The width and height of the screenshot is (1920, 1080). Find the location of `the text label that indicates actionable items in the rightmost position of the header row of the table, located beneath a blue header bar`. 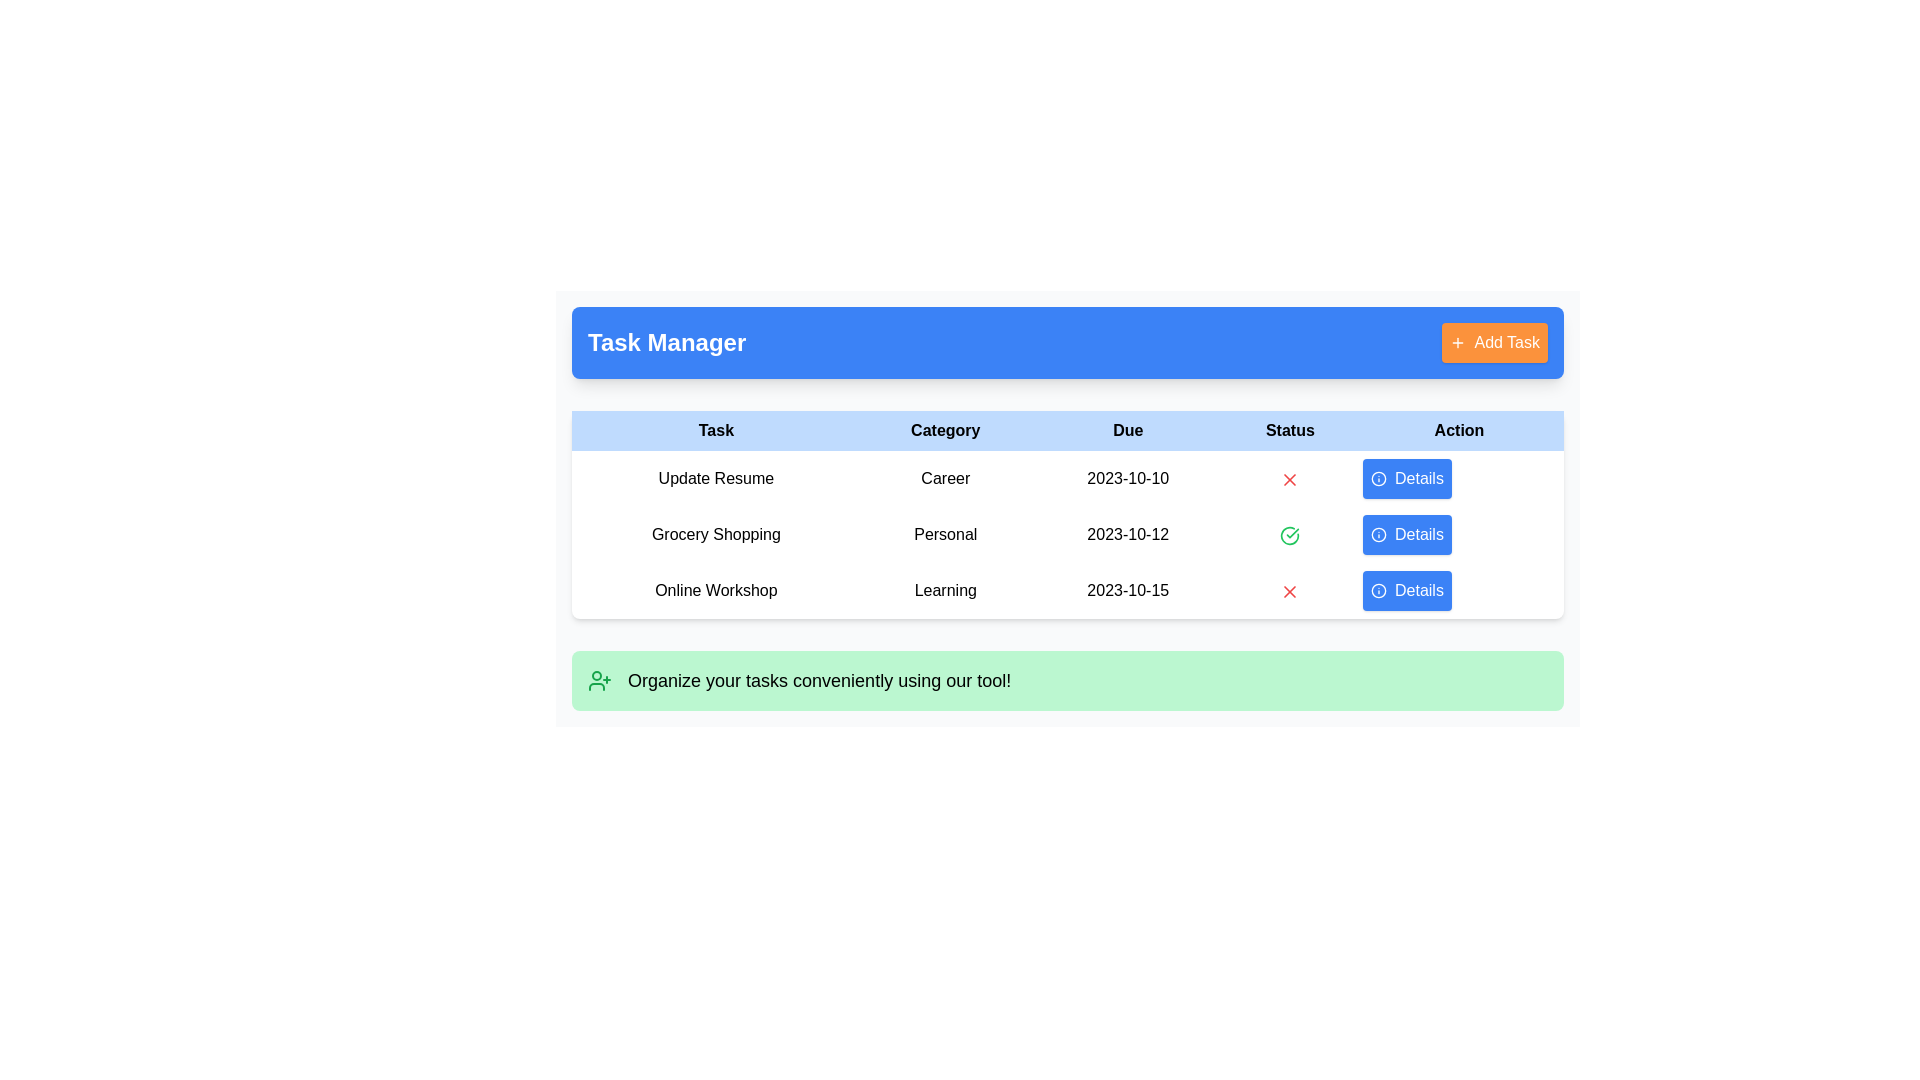

the text label that indicates actionable items in the rightmost position of the header row of the table, located beneath a blue header bar is located at coordinates (1459, 430).